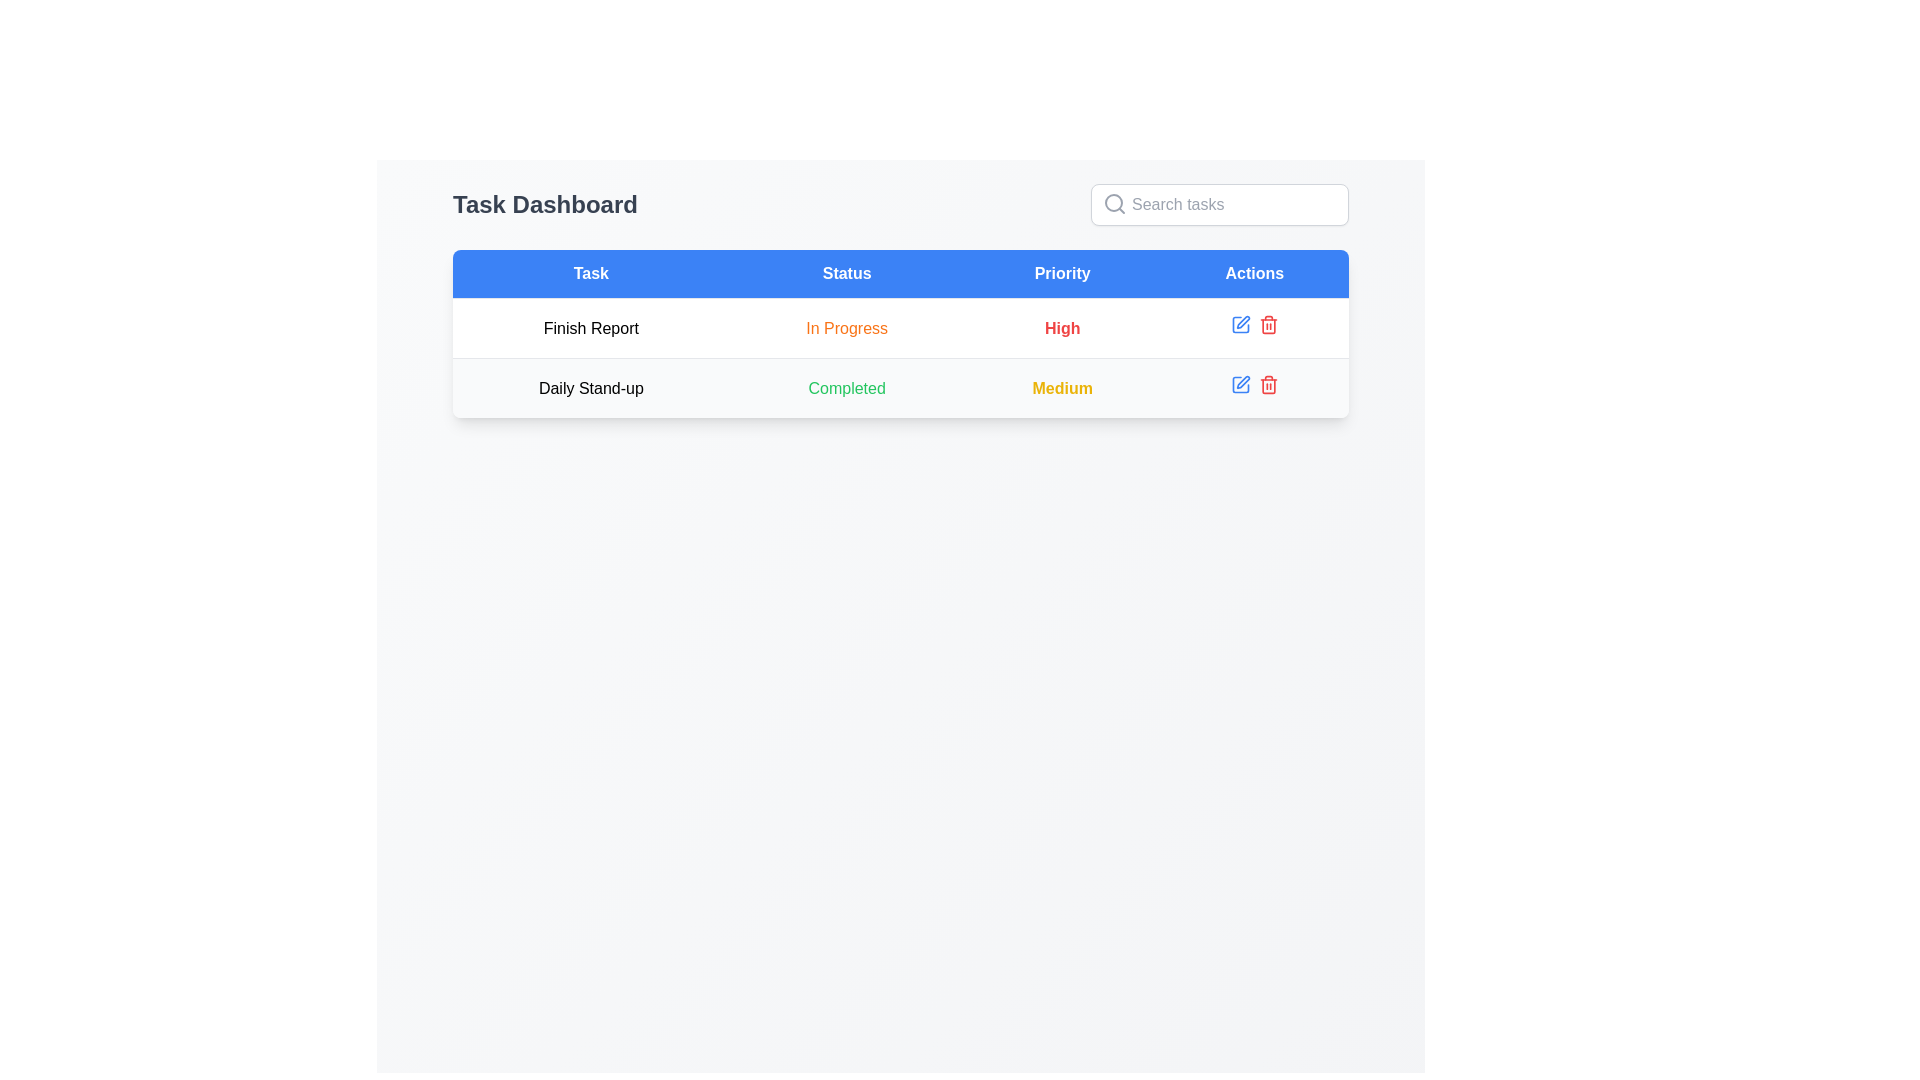 The image size is (1920, 1080). Describe the element at coordinates (1267, 323) in the screenshot. I see `the red-colored trash bin icon in the 'Actions' column of the second row` at that location.